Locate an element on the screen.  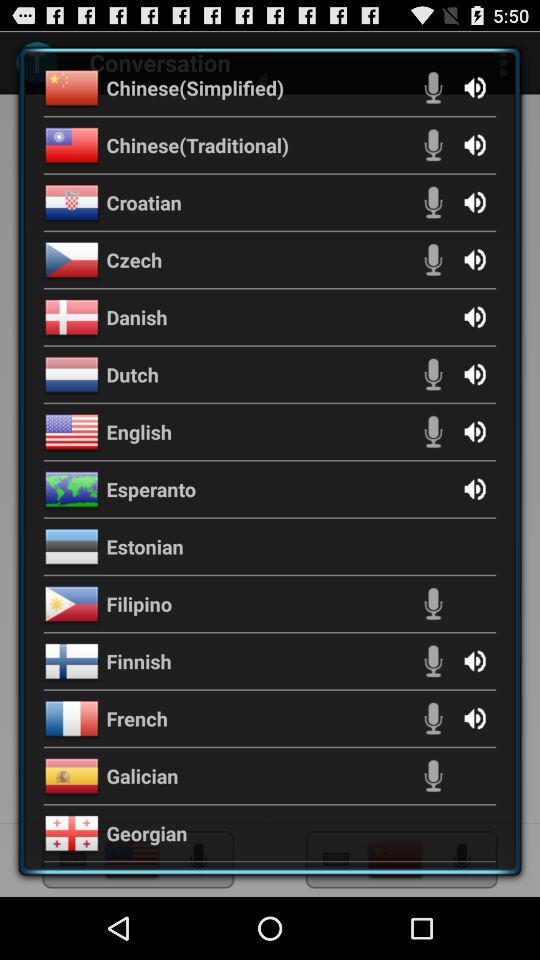
the chinese(traditional) icon is located at coordinates (197, 143).